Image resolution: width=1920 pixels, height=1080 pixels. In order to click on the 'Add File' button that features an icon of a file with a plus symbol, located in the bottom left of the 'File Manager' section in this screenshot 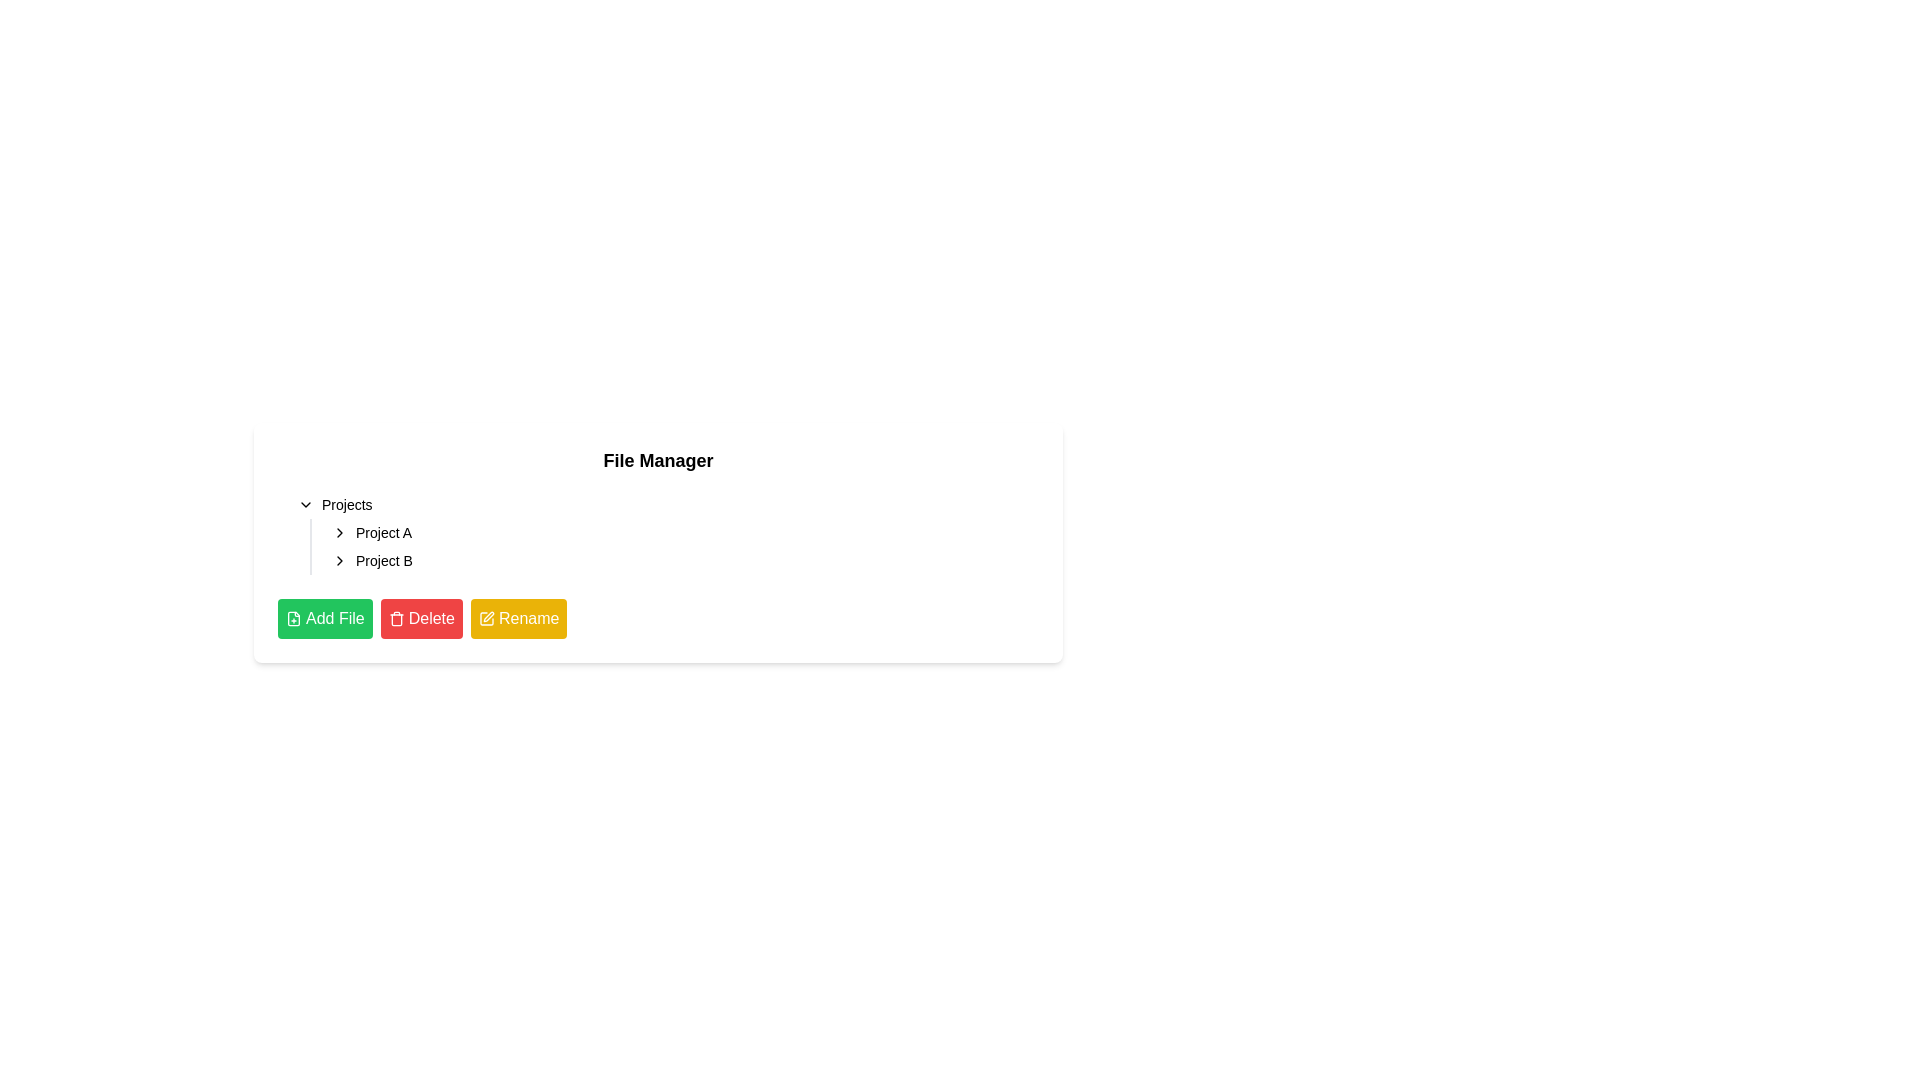, I will do `click(292, 617)`.